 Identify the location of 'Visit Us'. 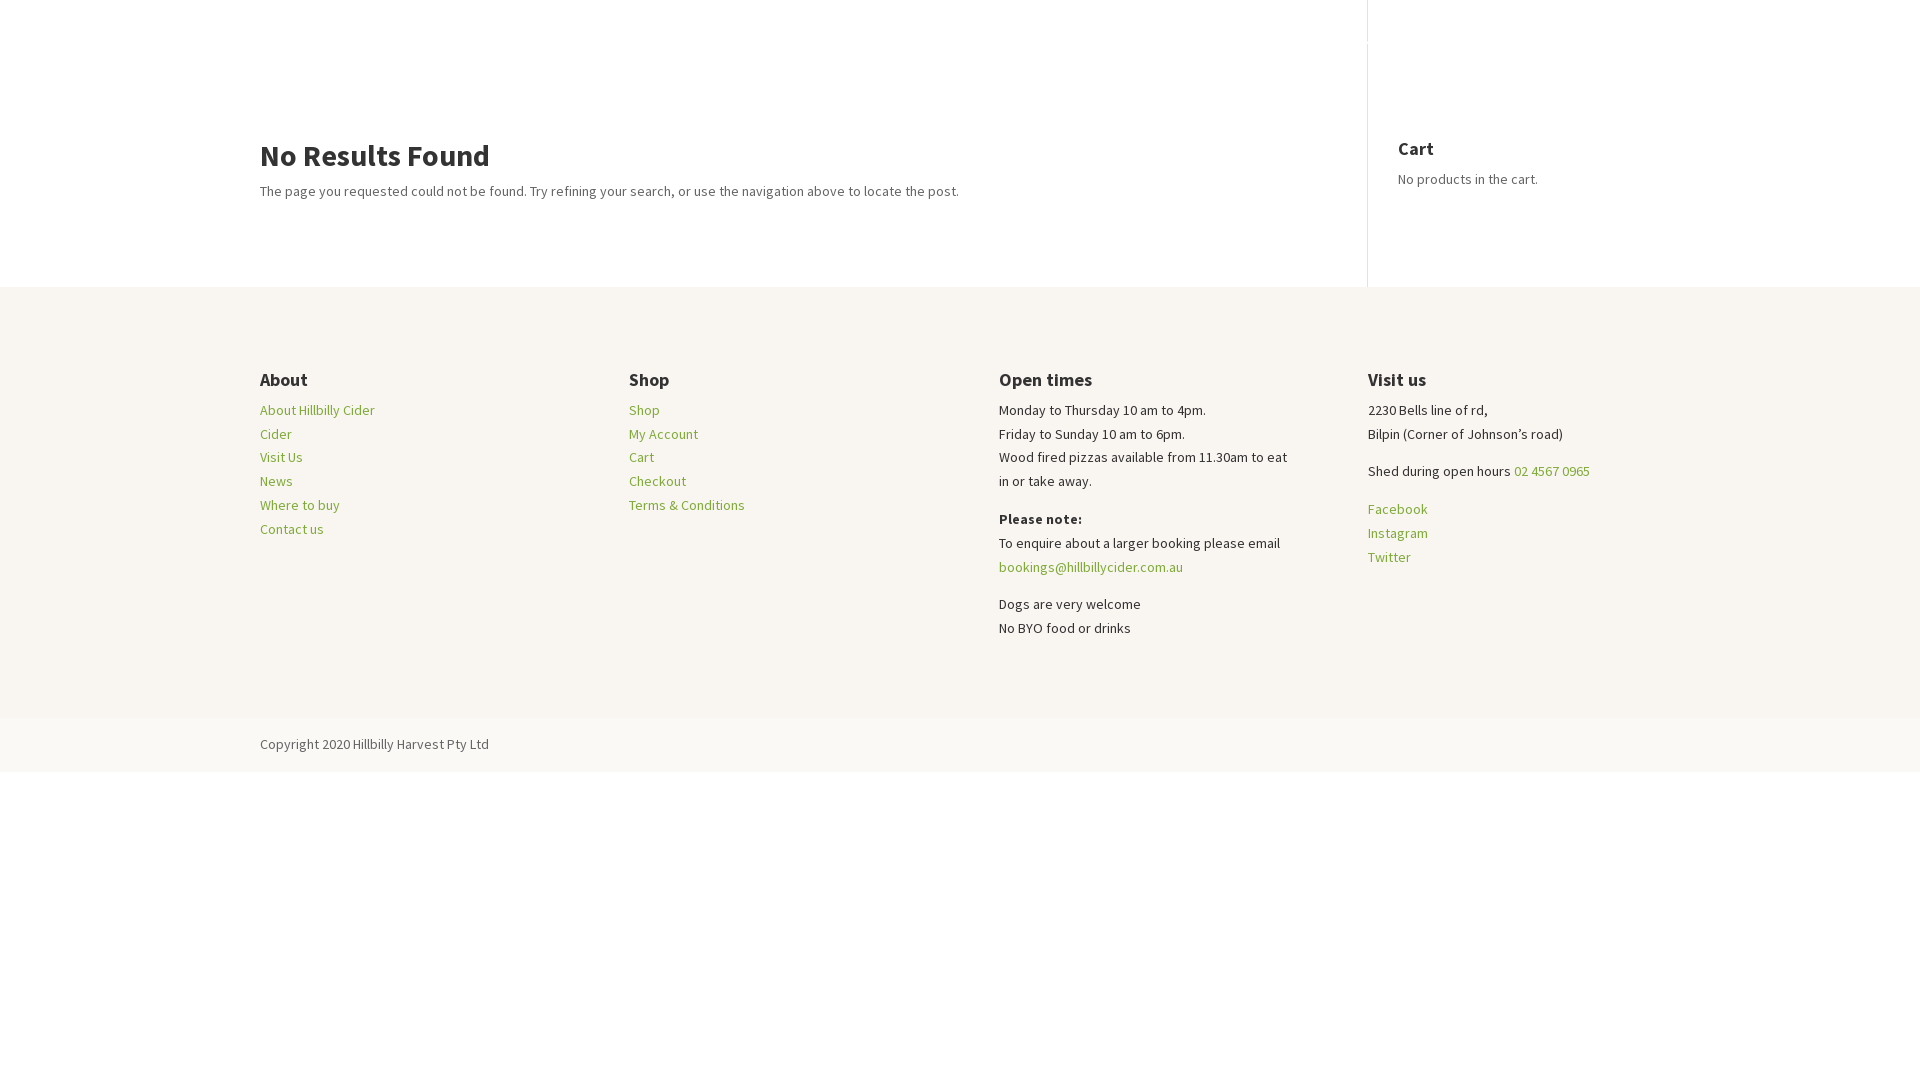
(258, 456).